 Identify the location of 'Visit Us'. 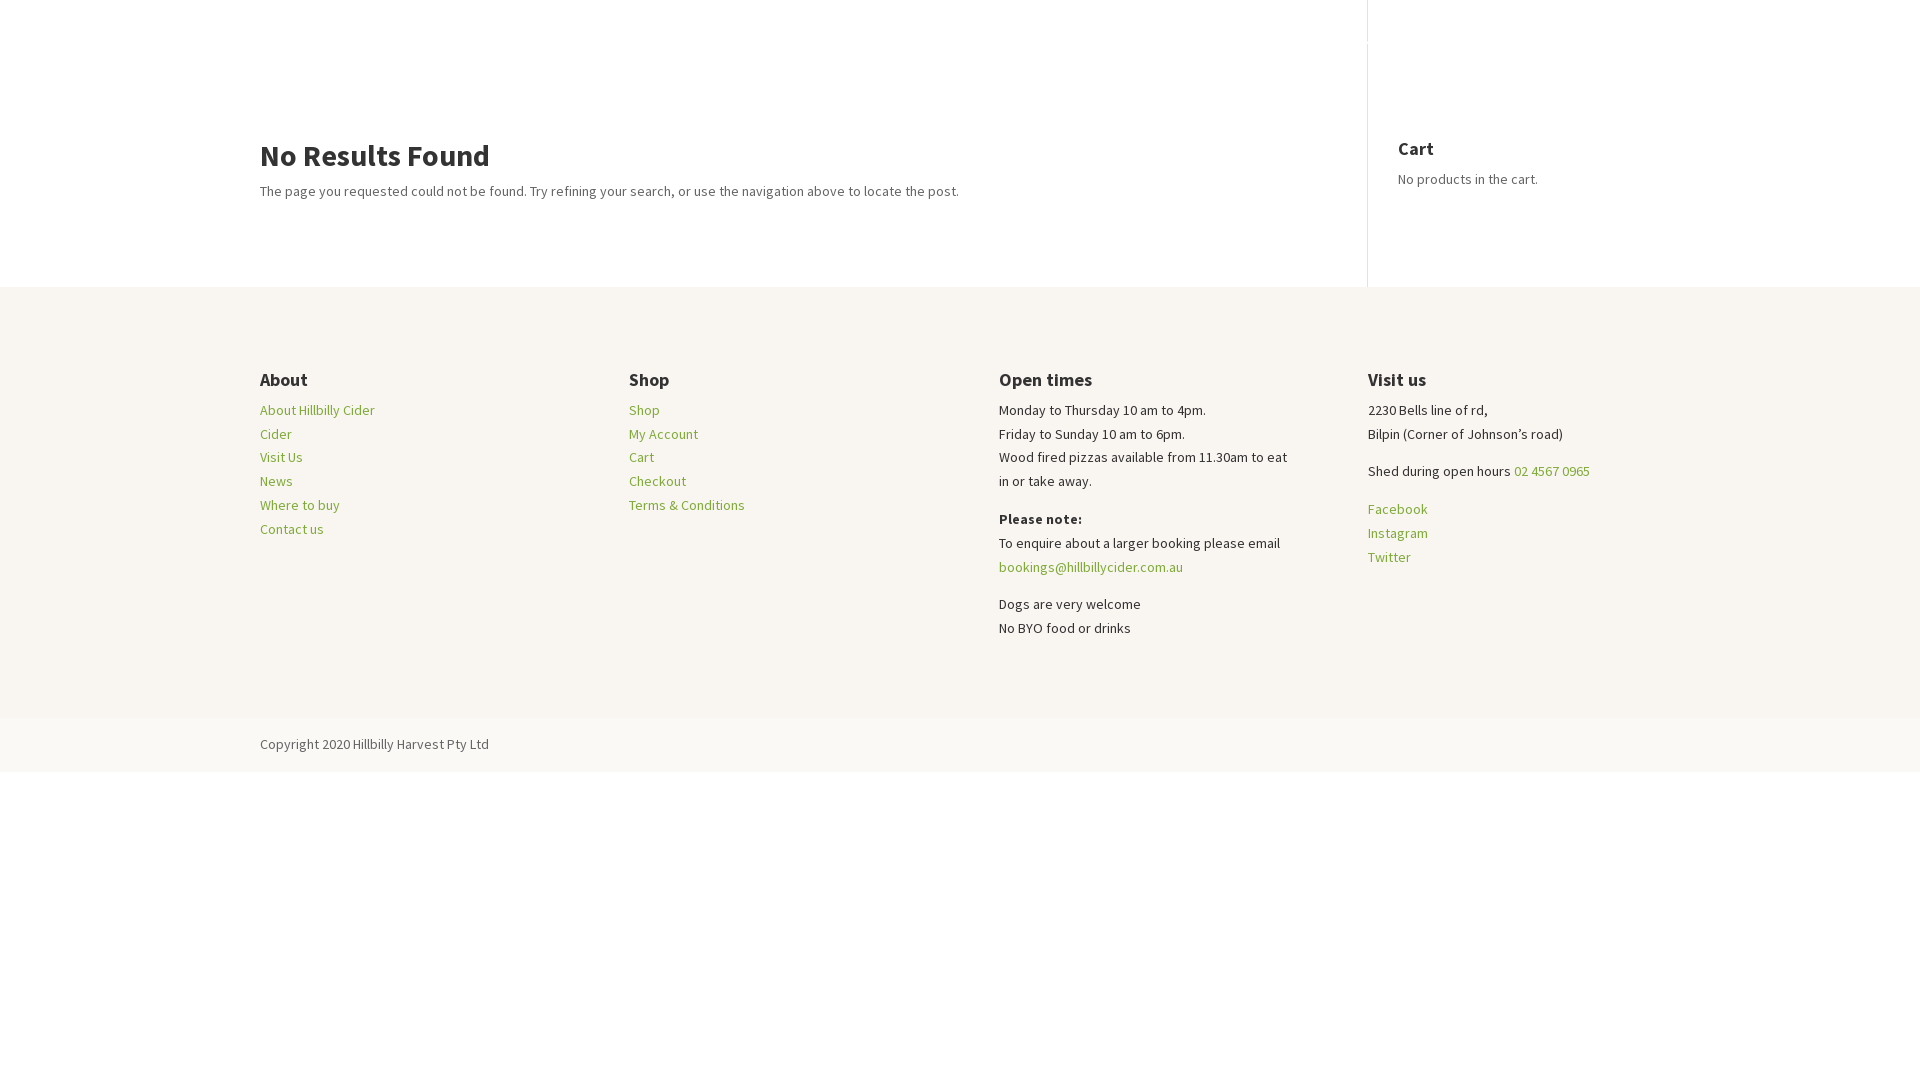
(258, 456).